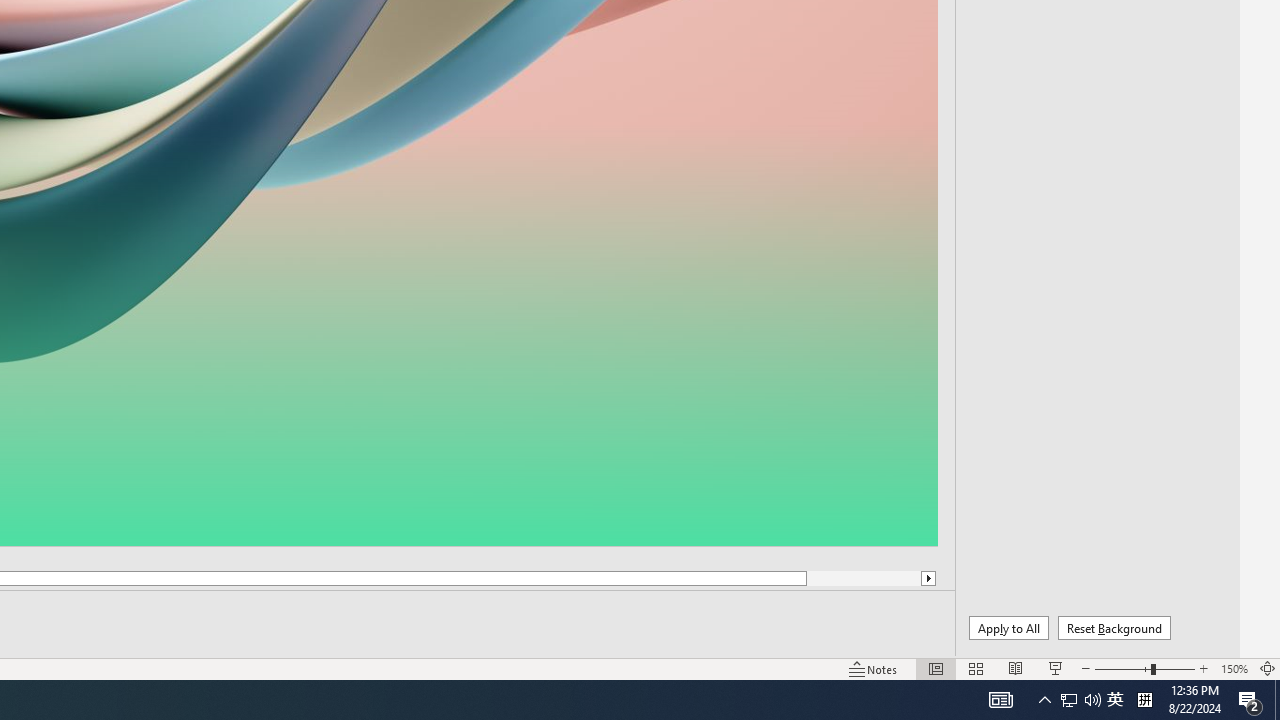  I want to click on 'Zoom 150%', so click(1233, 669).